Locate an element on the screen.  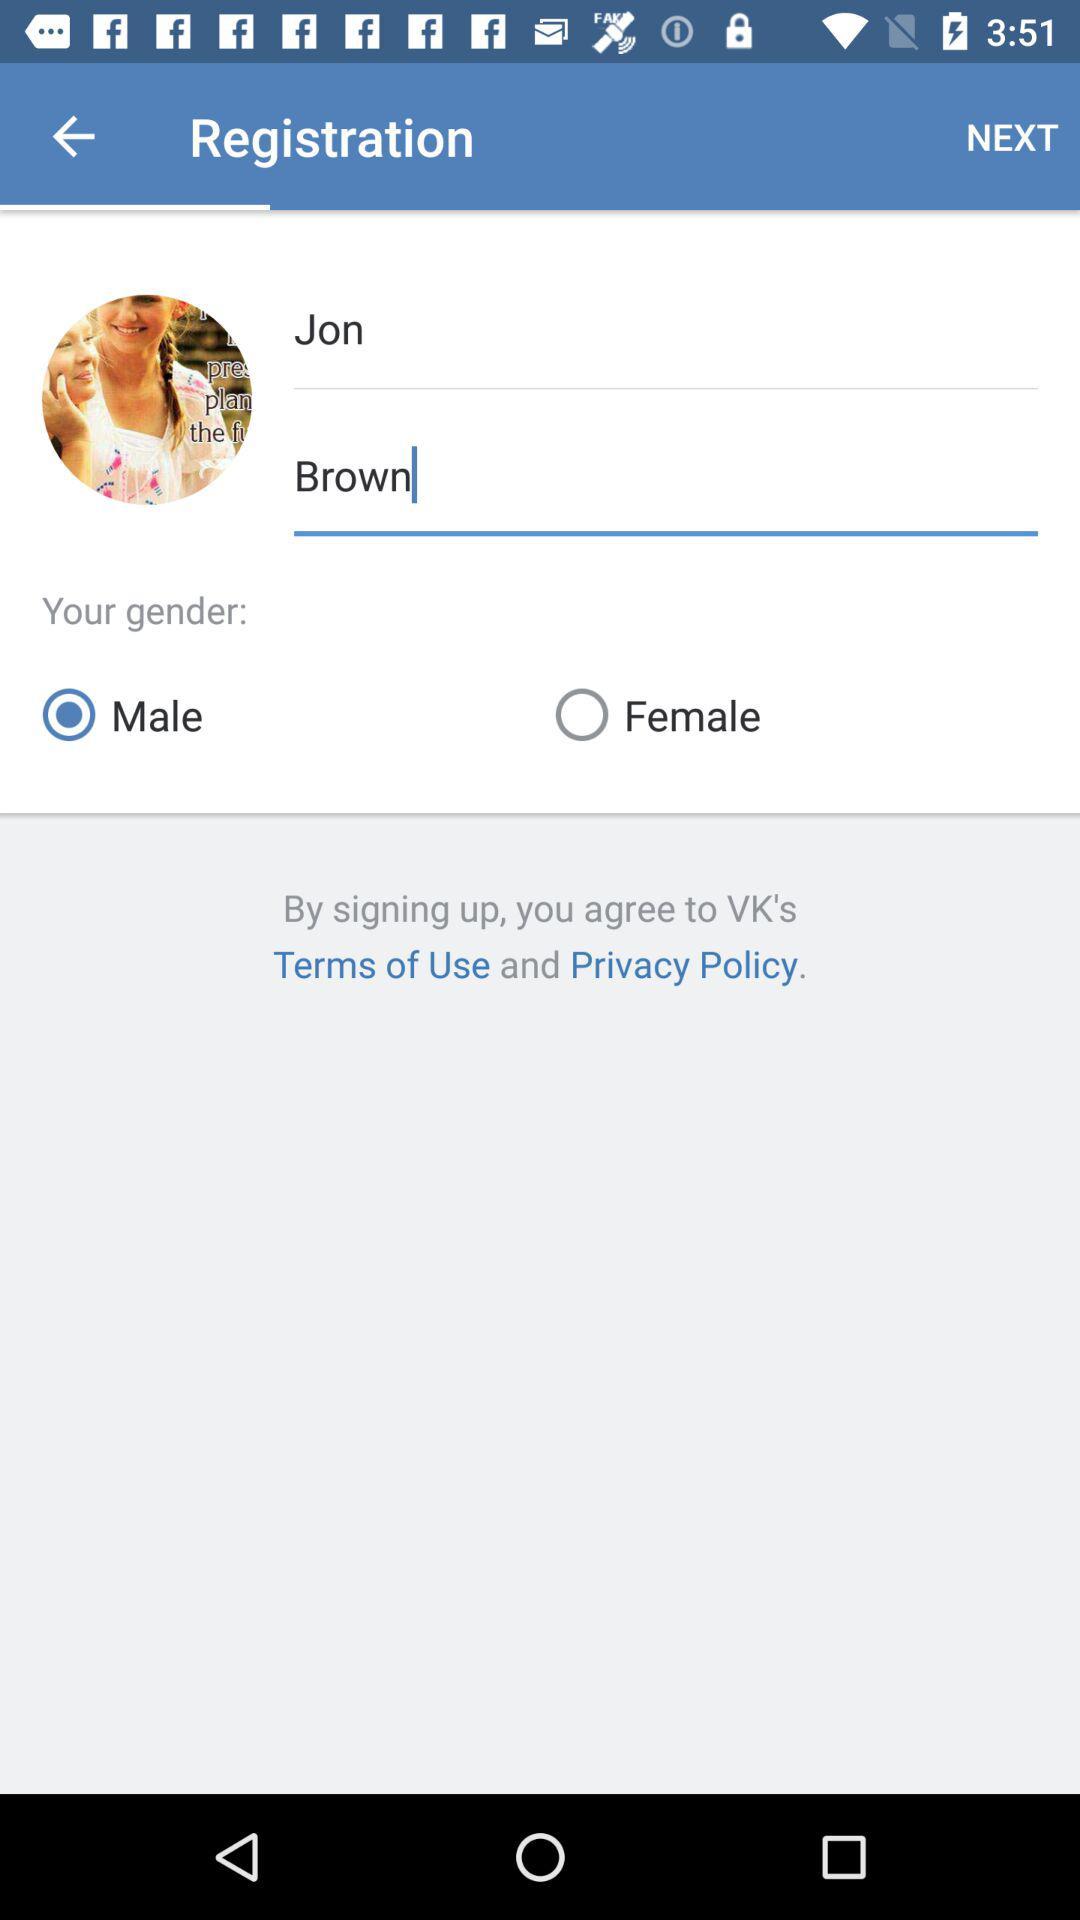
the next item is located at coordinates (1012, 135).